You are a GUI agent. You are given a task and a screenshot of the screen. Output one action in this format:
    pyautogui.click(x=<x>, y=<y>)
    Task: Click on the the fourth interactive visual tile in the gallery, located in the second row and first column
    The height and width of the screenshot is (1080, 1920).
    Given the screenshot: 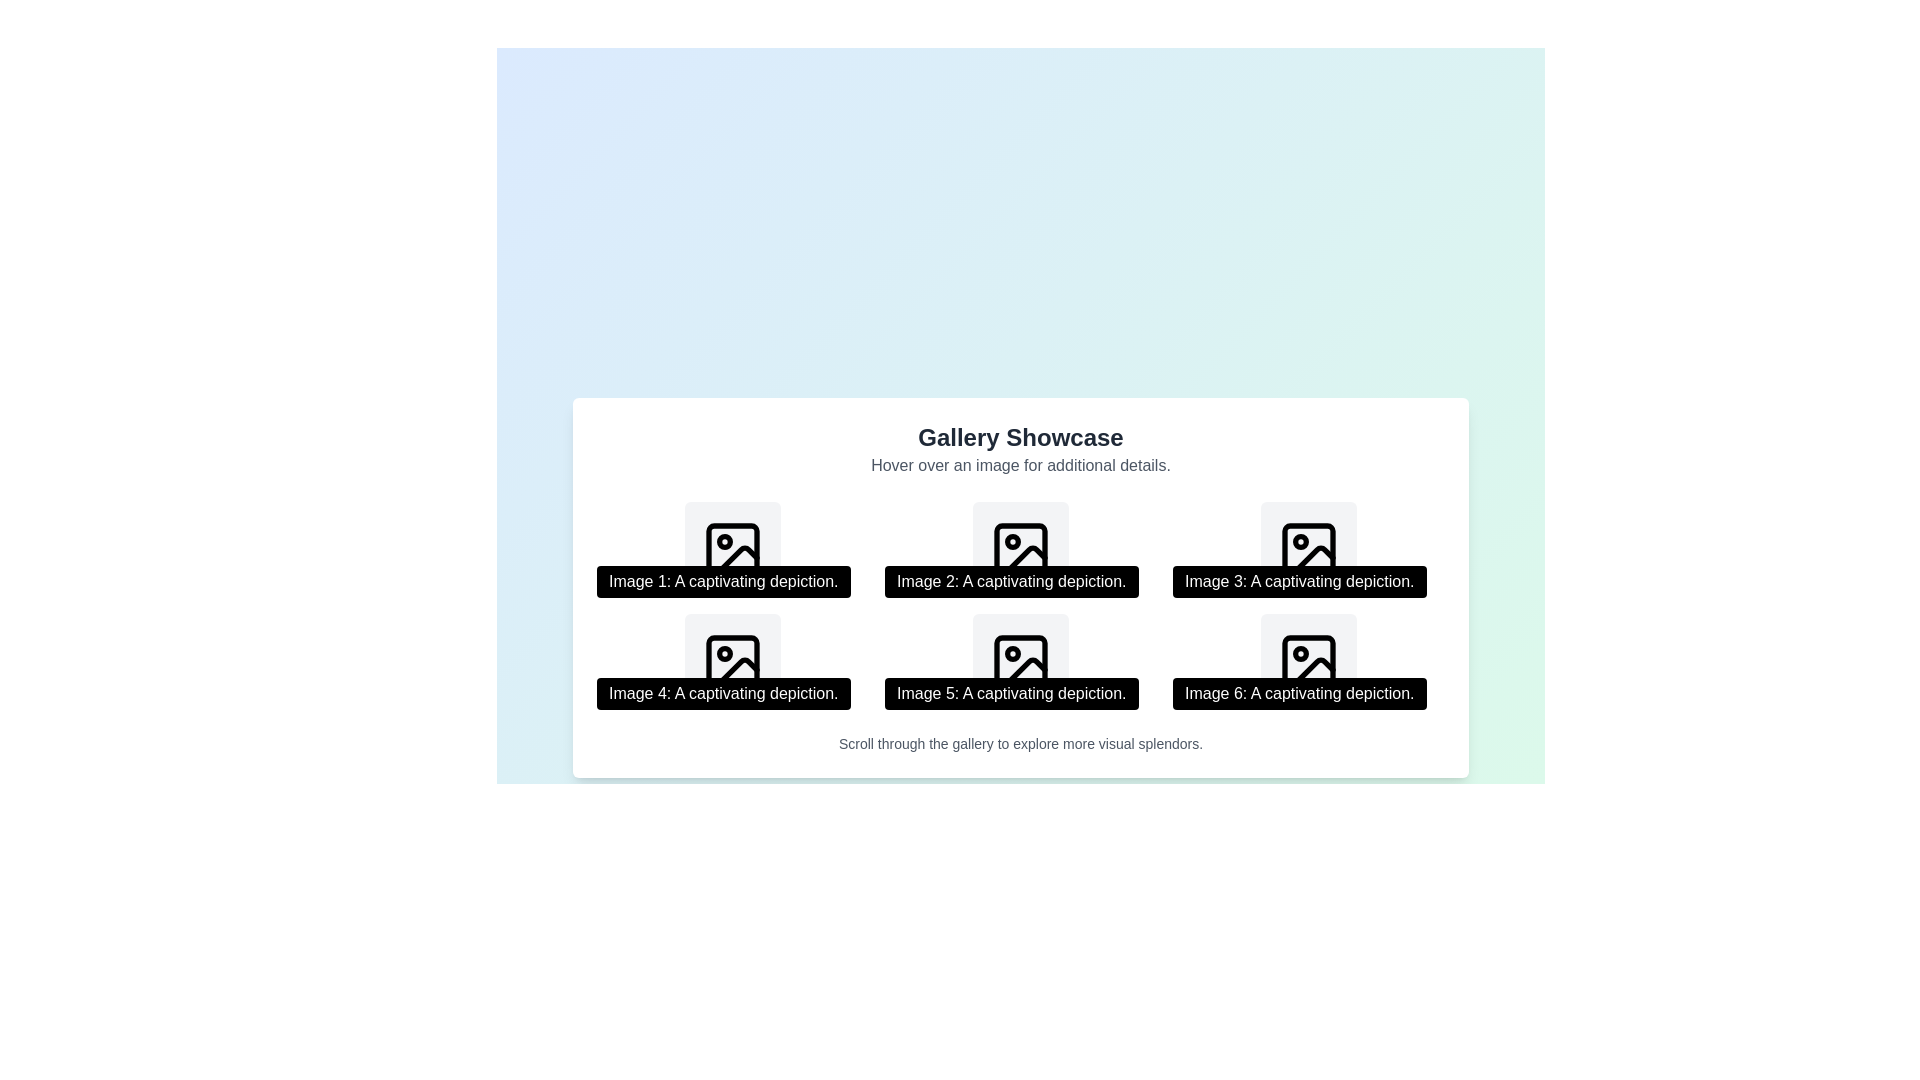 What is the action you would take?
    pyautogui.click(x=732, y=662)
    